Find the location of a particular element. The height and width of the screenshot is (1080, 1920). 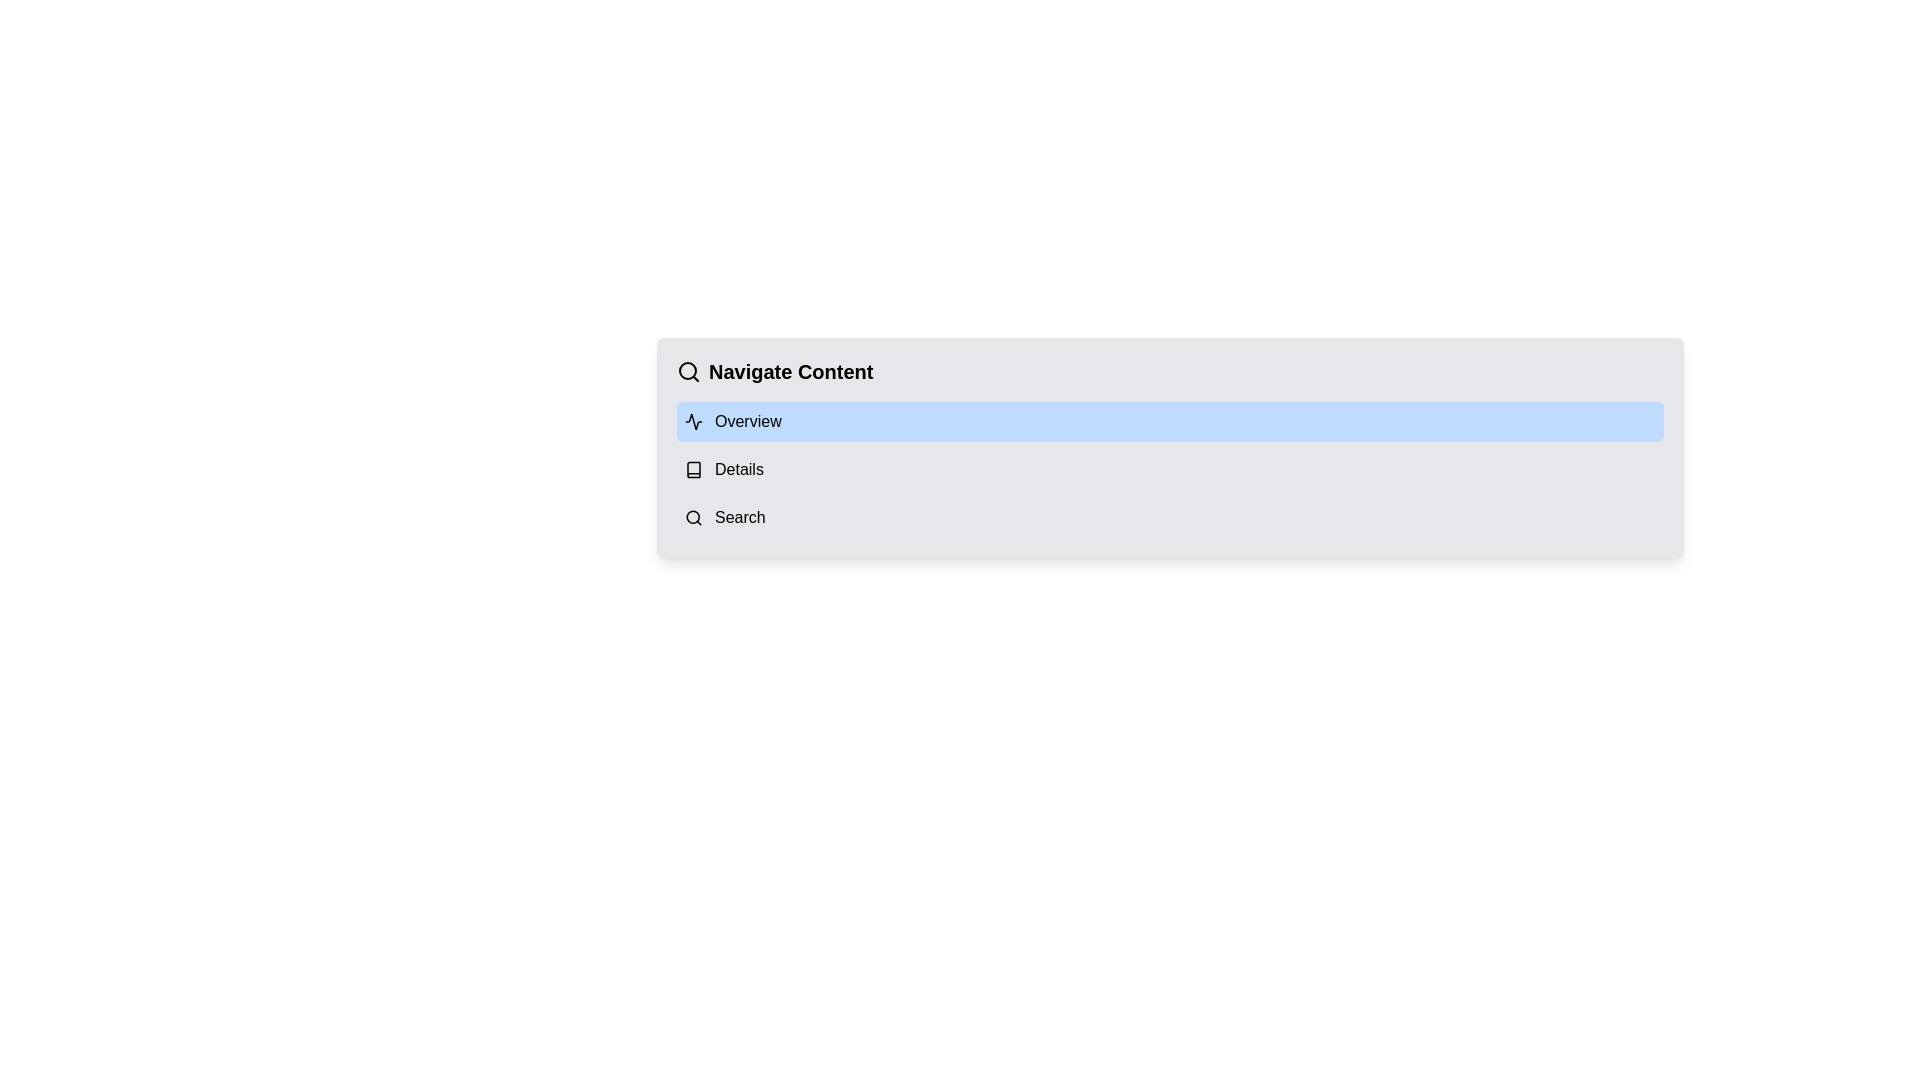

the zigzag or waveform-like icon located to the left of the 'Overview' text label in the vertical navigation panel is located at coordinates (694, 420).